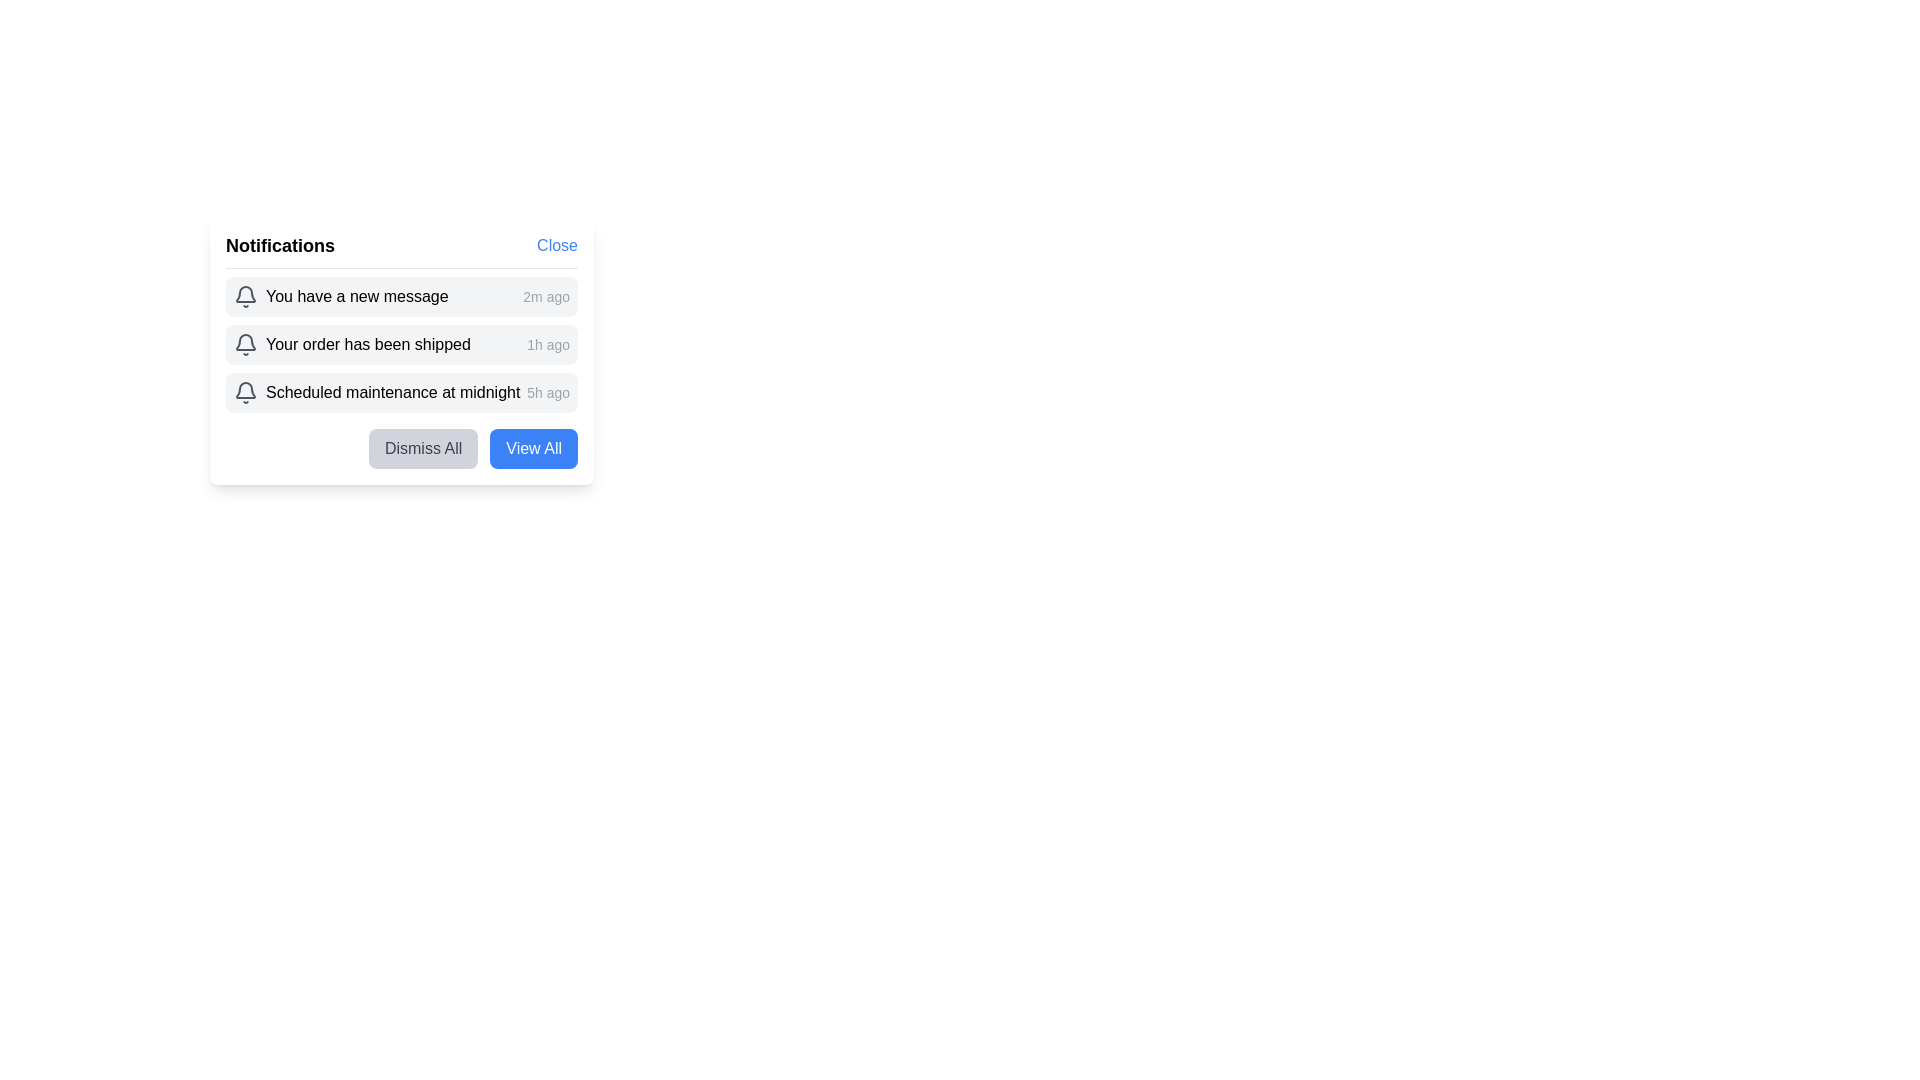  What do you see at coordinates (279, 245) in the screenshot?
I see `text from the bold 'Notifications' label located at the top-left corner of its bounding box` at bounding box center [279, 245].